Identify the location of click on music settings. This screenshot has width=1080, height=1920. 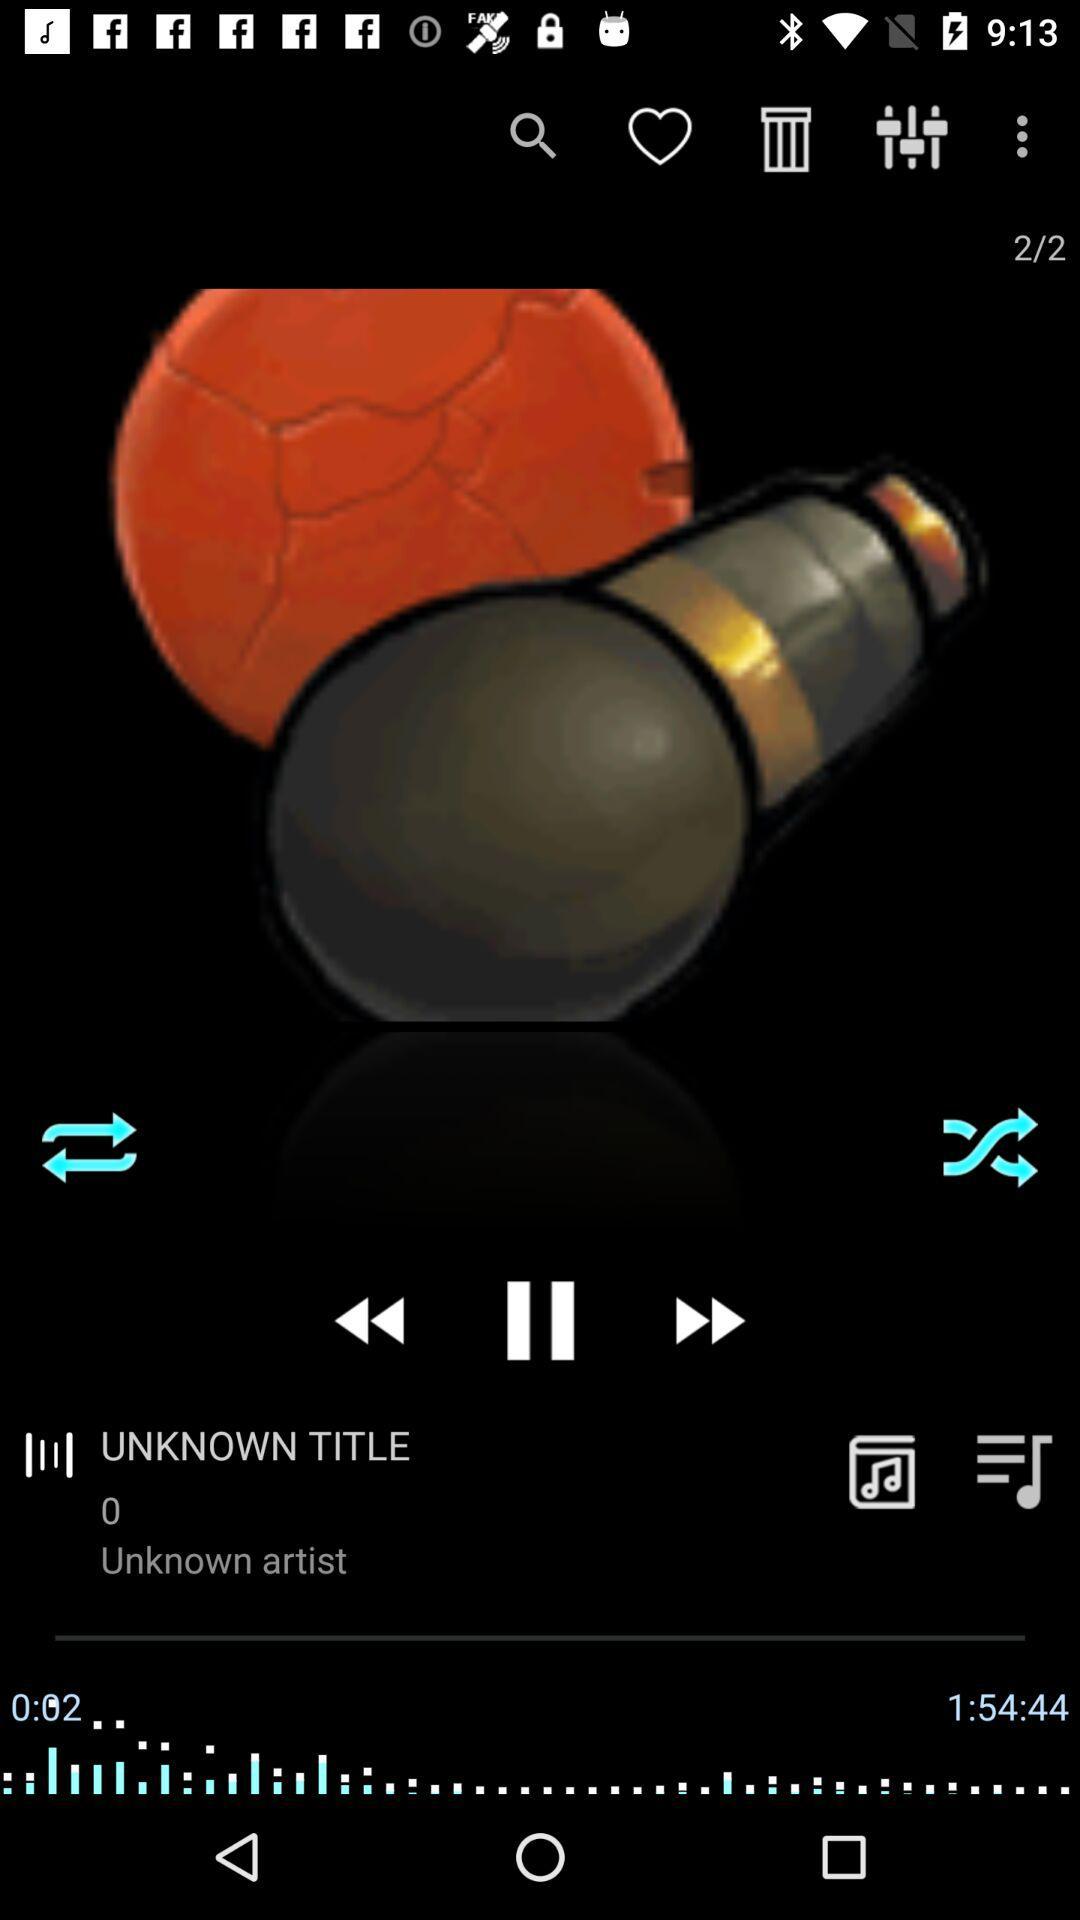
(1014, 1470).